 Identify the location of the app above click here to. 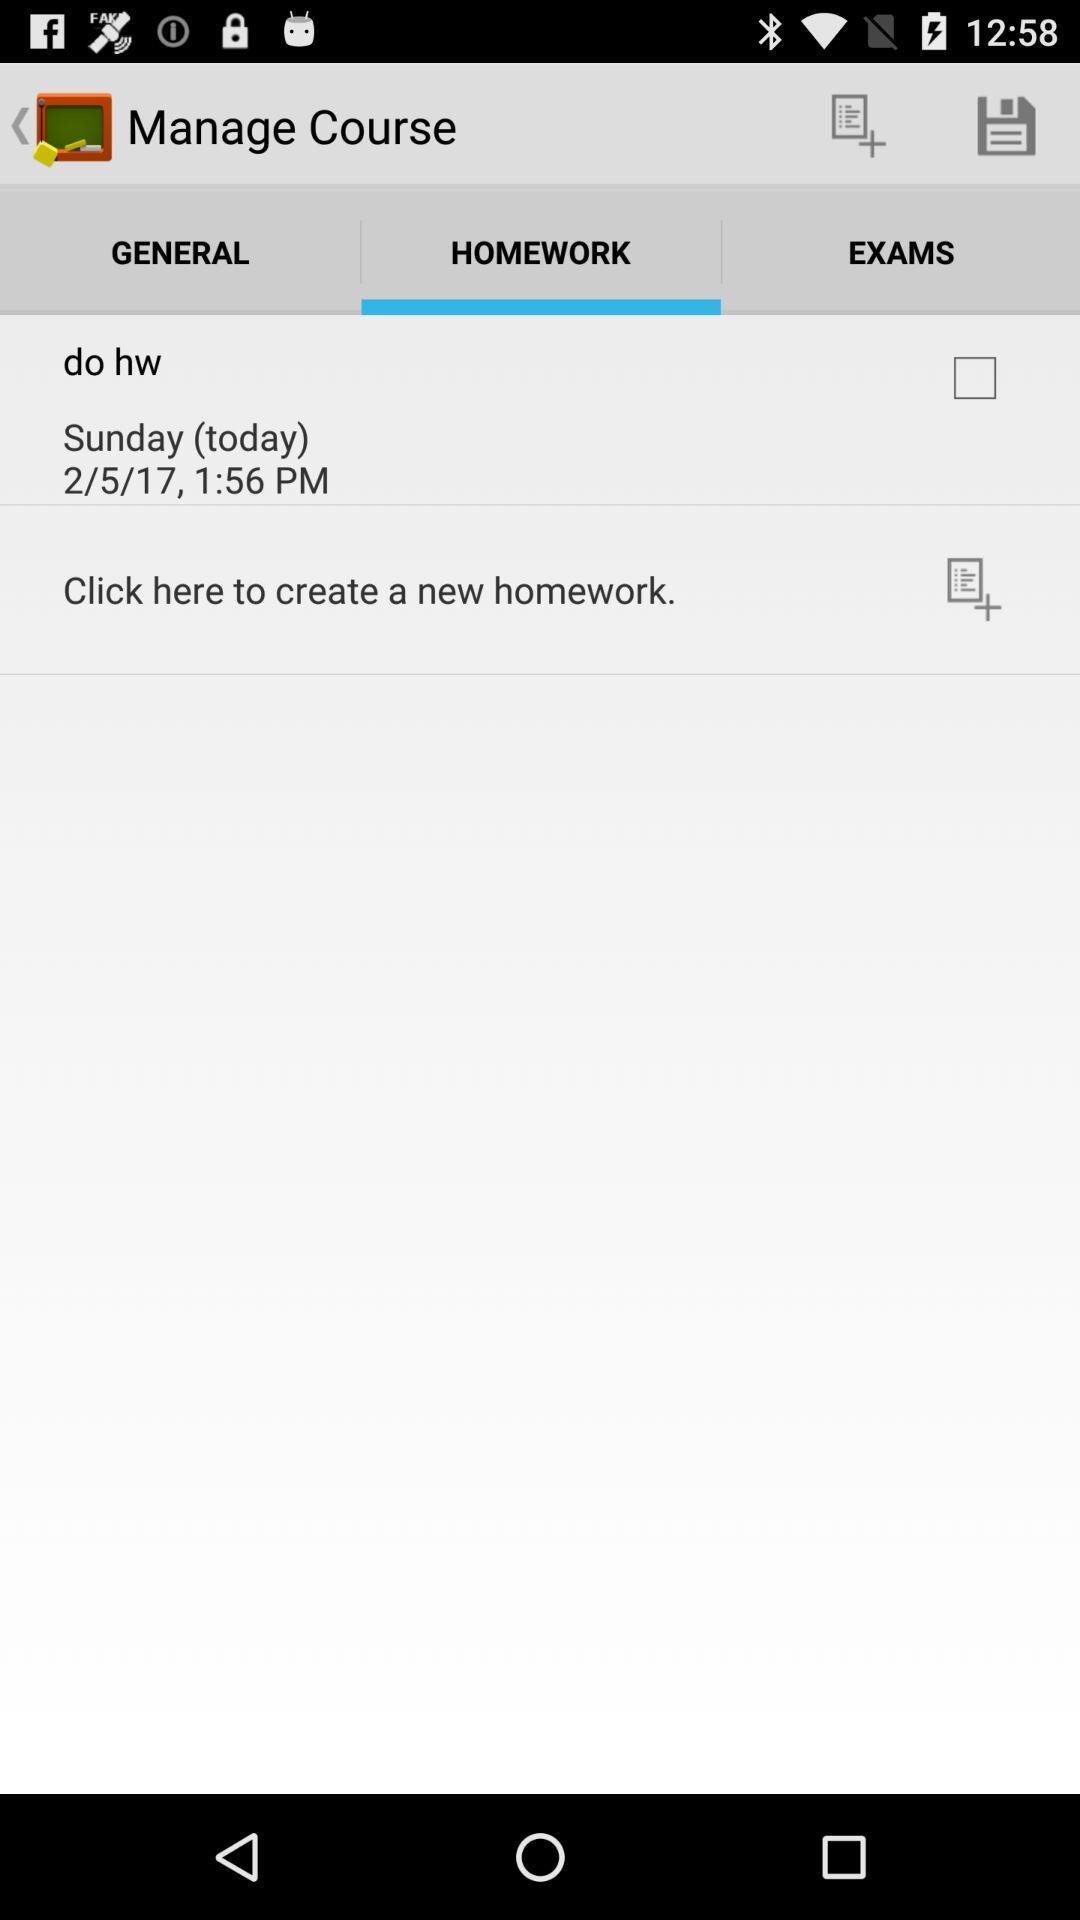
(974, 378).